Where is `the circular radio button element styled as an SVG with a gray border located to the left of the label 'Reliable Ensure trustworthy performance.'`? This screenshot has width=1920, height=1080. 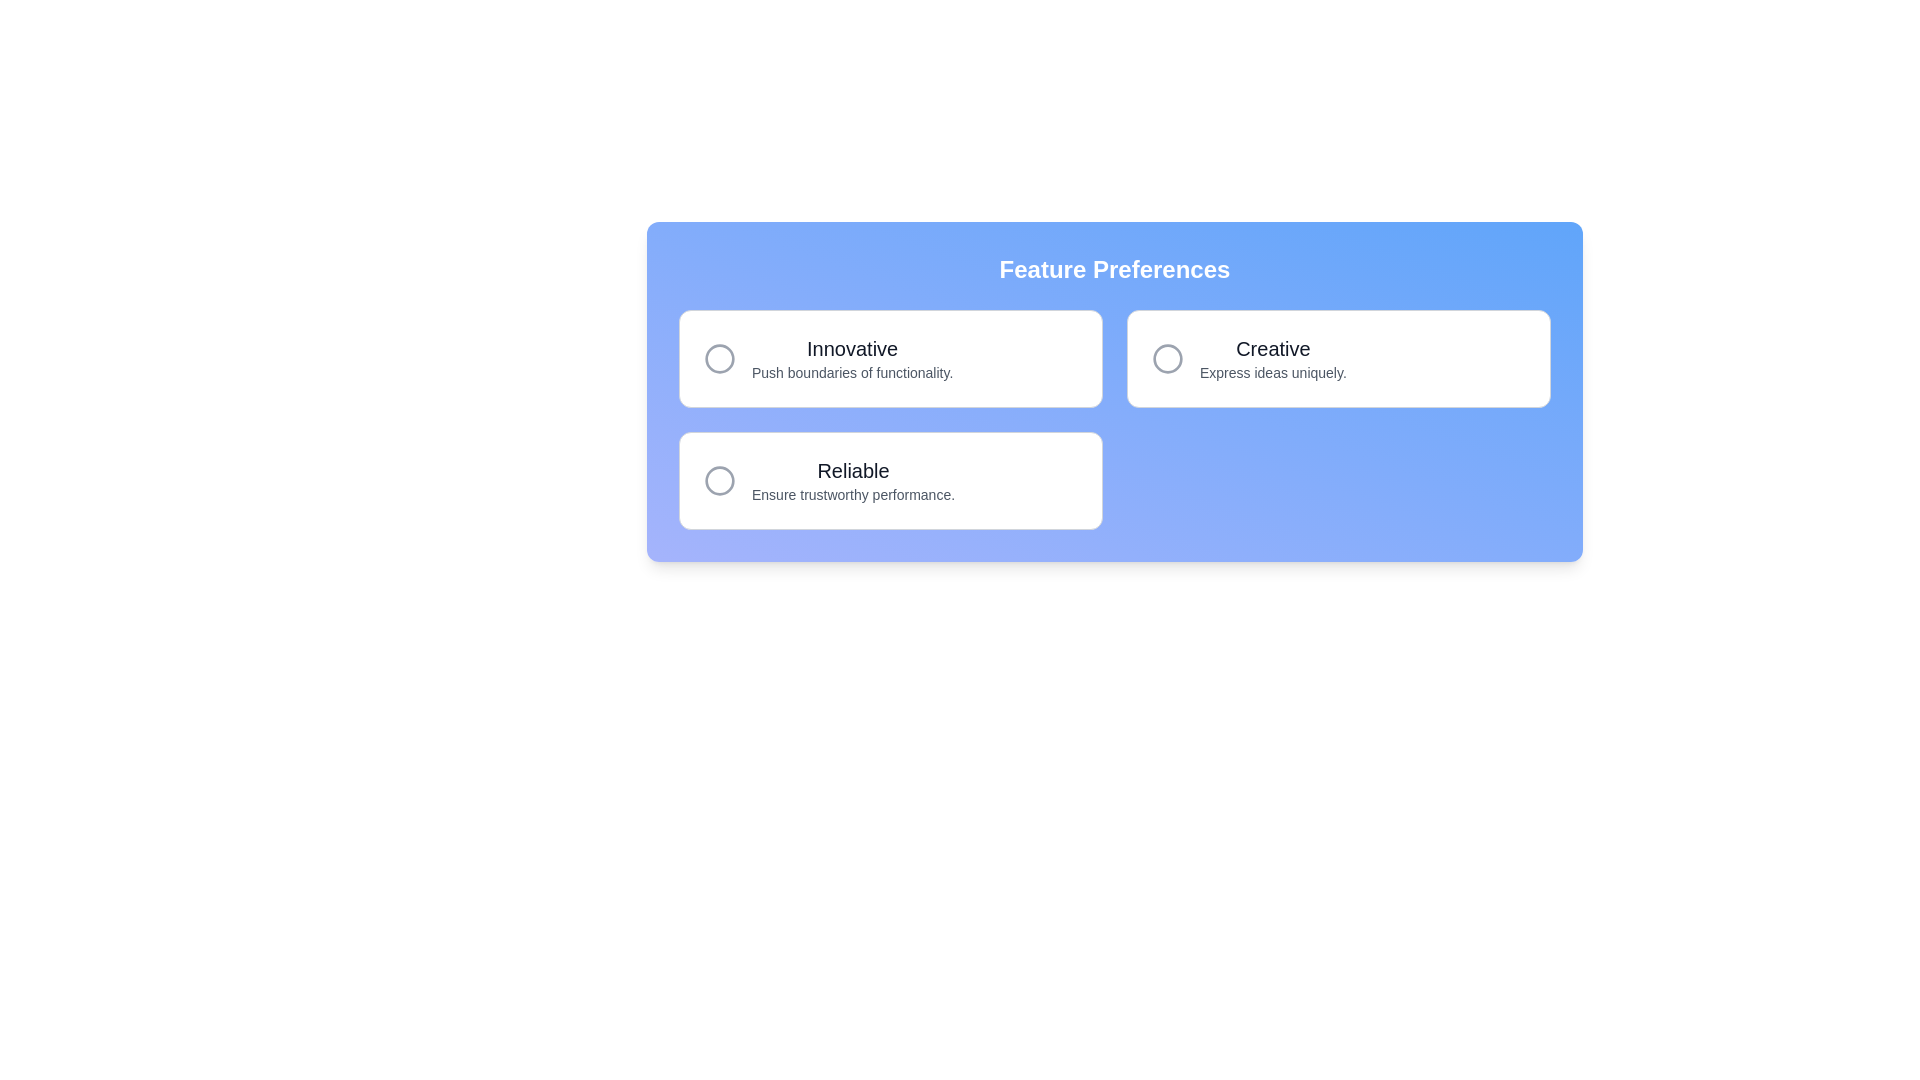
the circular radio button element styled as an SVG with a gray border located to the left of the label 'Reliable Ensure trustworthy performance.' is located at coordinates (720, 481).